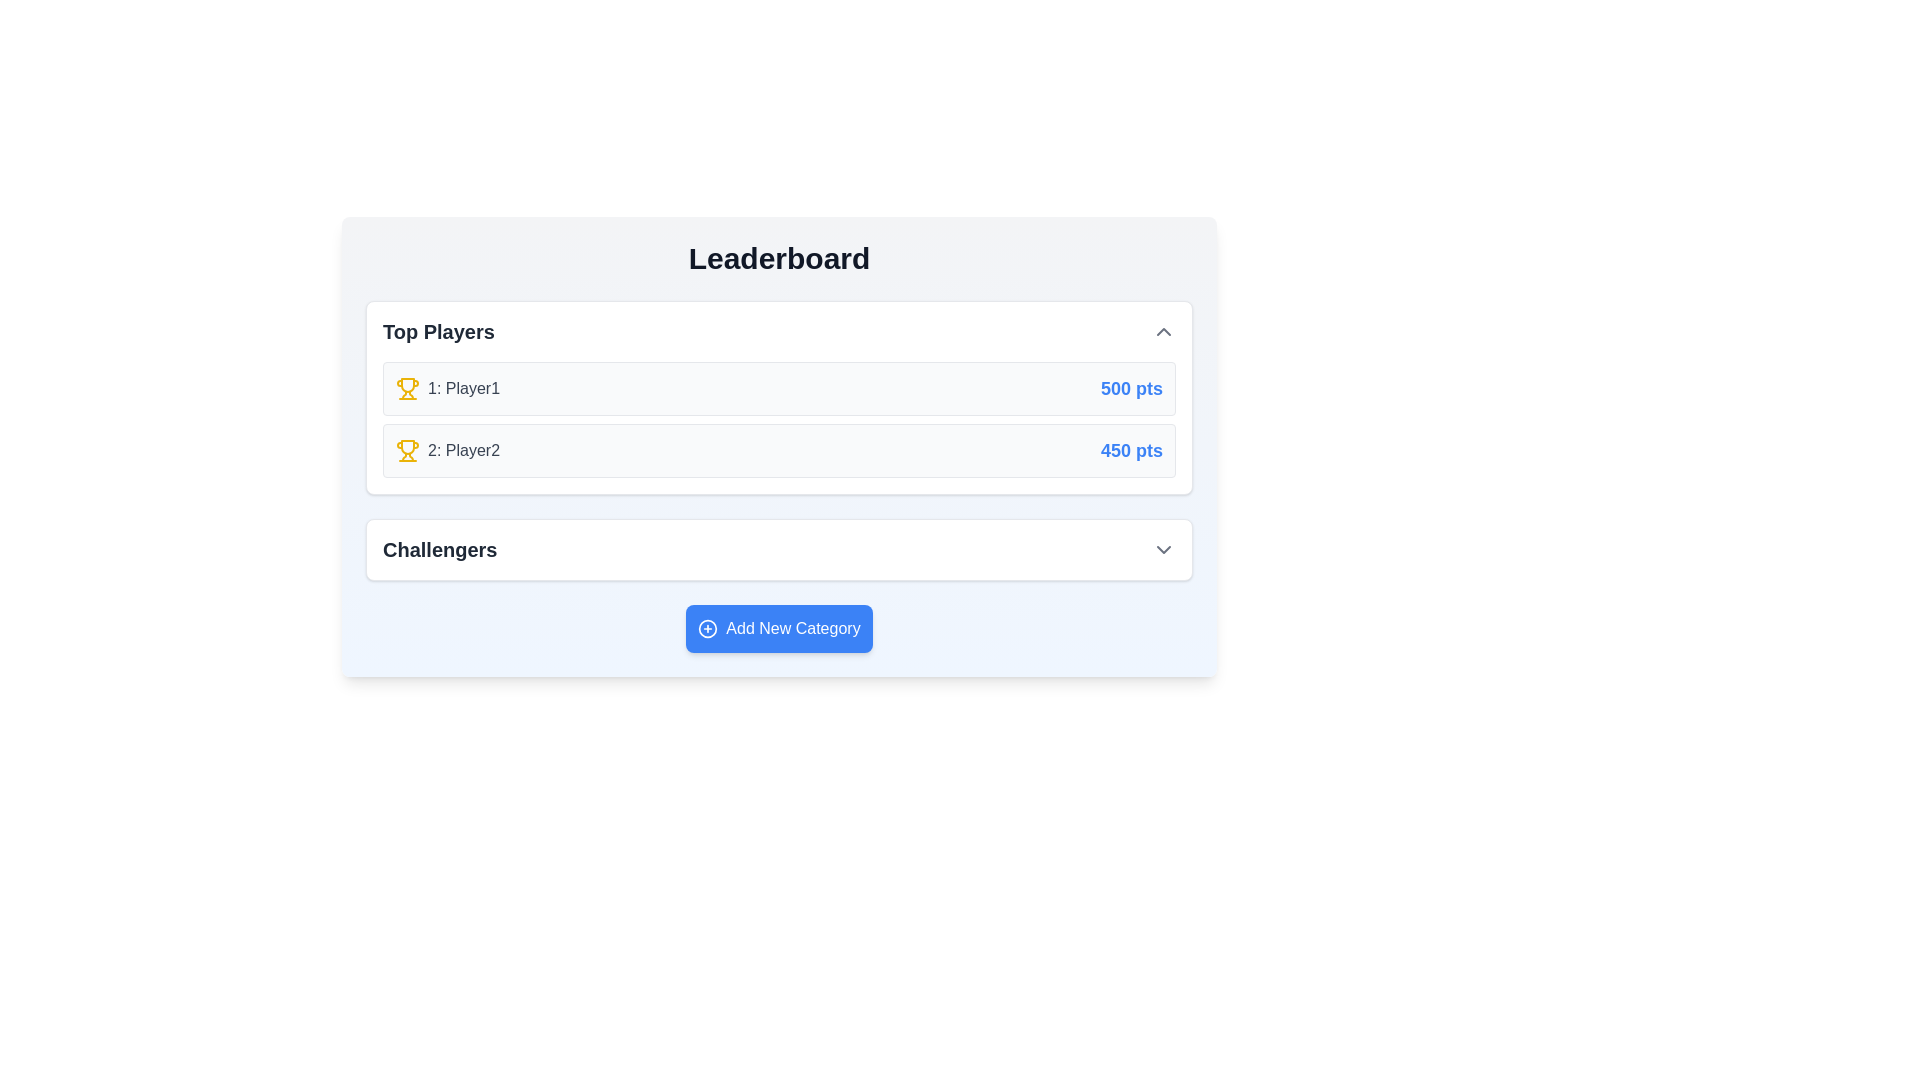 Image resolution: width=1920 pixels, height=1080 pixels. What do you see at coordinates (708, 627) in the screenshot?
I see `the circular outline of the 'Add New Category' button, which signifies interactivity and encapsulates the '+' sign for creating new entries` at bounding box center [708, 627].